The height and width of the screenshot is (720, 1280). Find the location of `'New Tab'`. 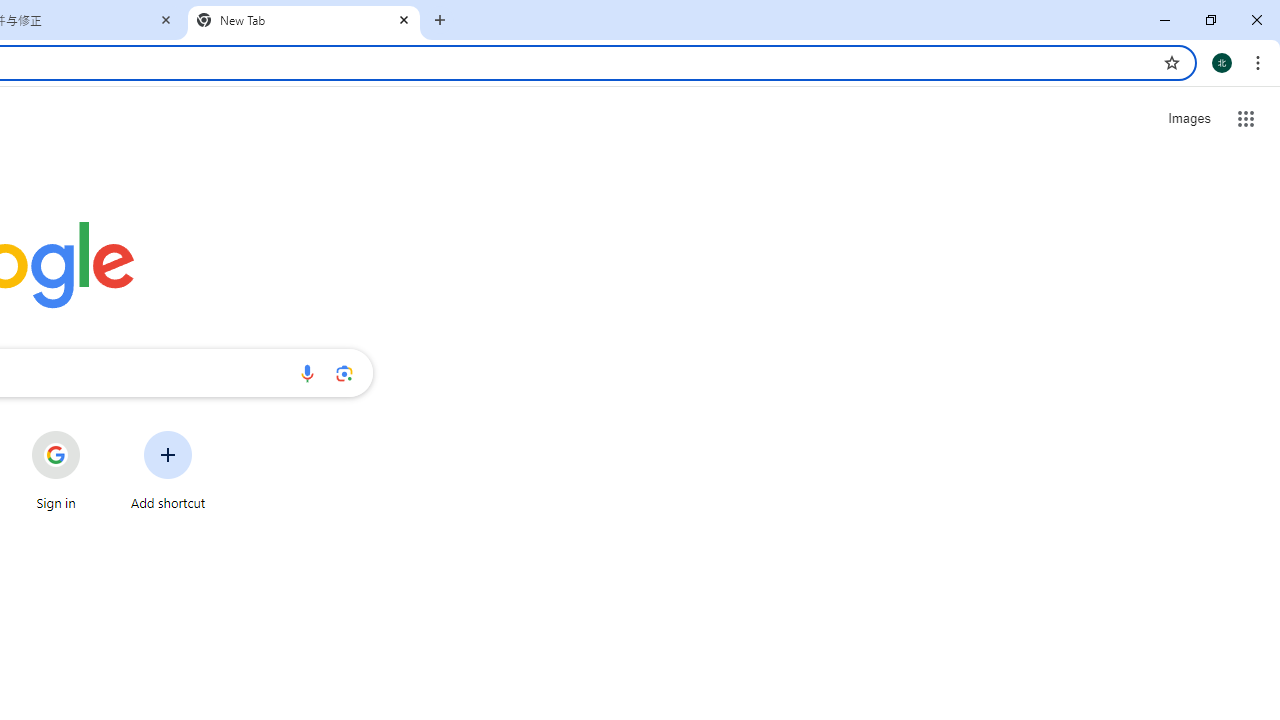

'New Tab' is located at coordinates (303, 20).